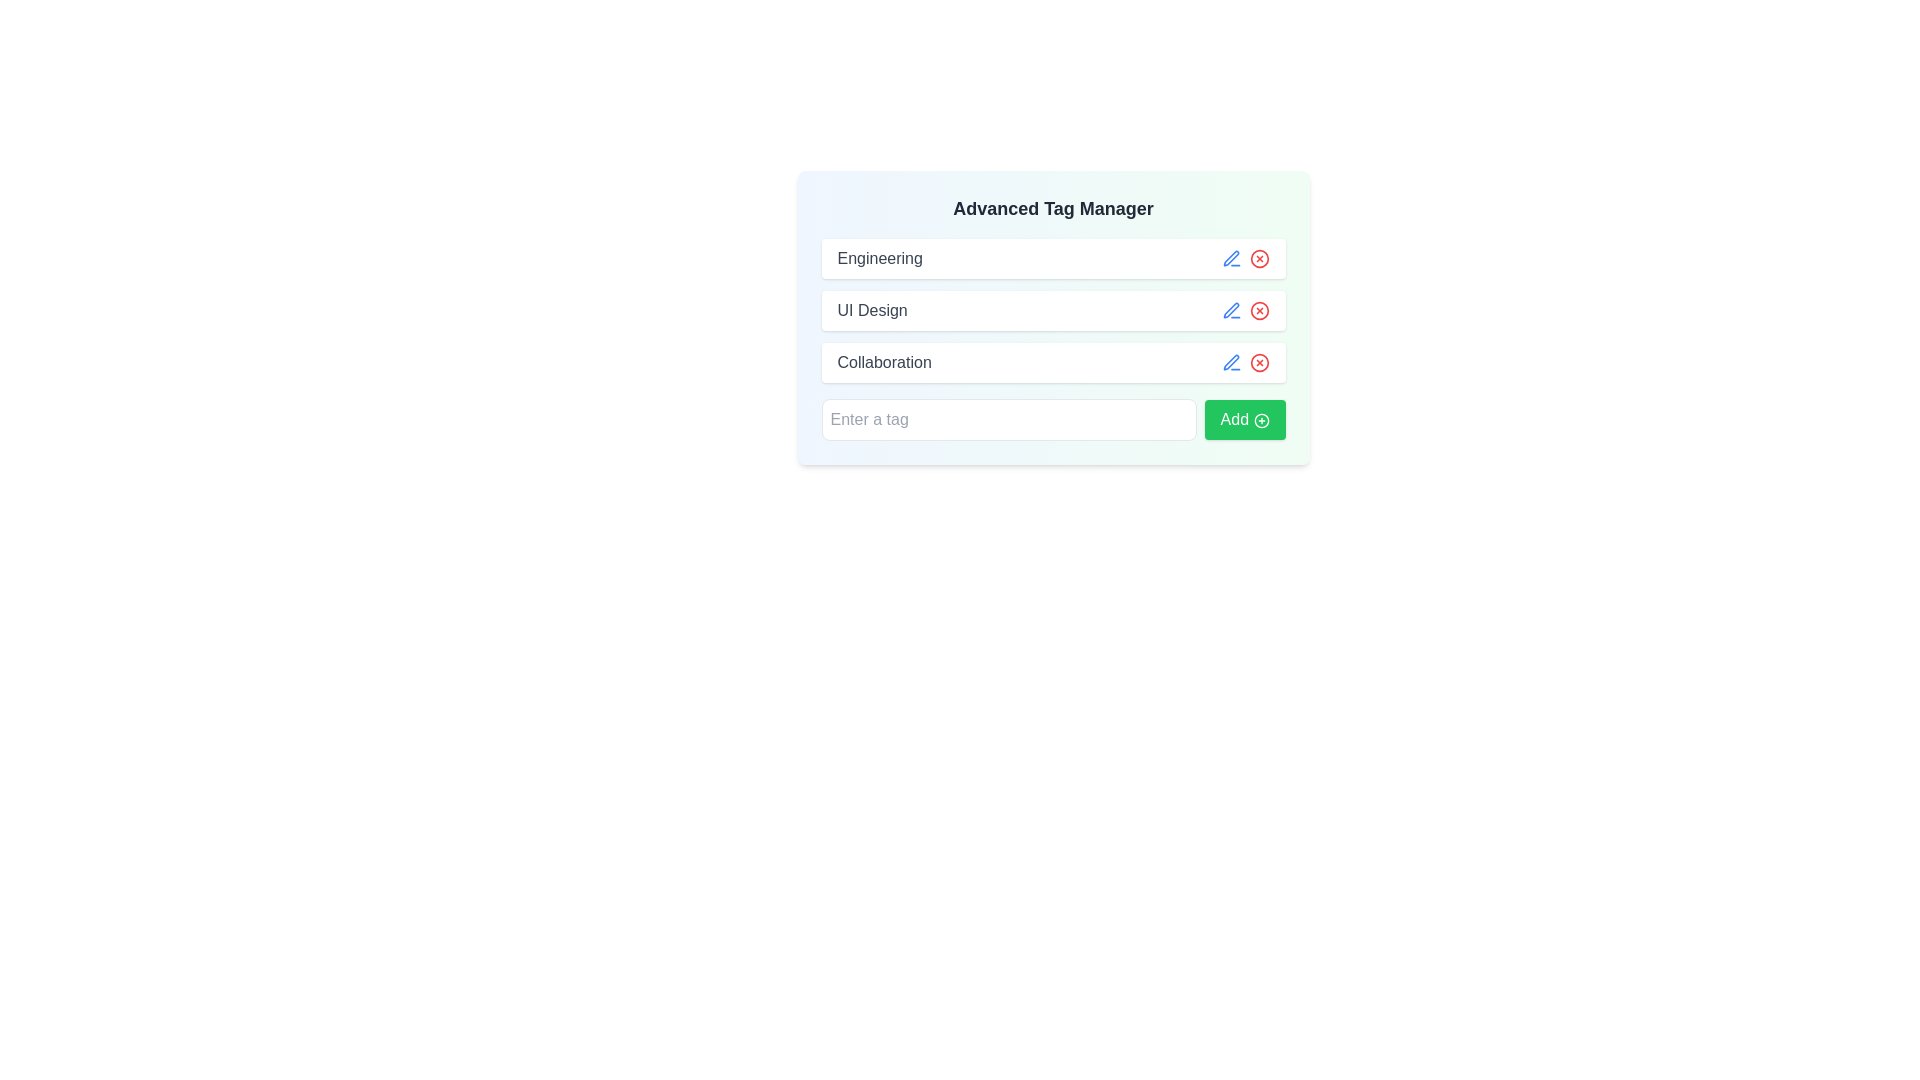 This screenshot has height=1080, width=1920. I want to click on the circular icon with a plus symbol (+) in the center, located within the green 'Add' button at the bottom-right corner of the interface, so click(1260, 419).